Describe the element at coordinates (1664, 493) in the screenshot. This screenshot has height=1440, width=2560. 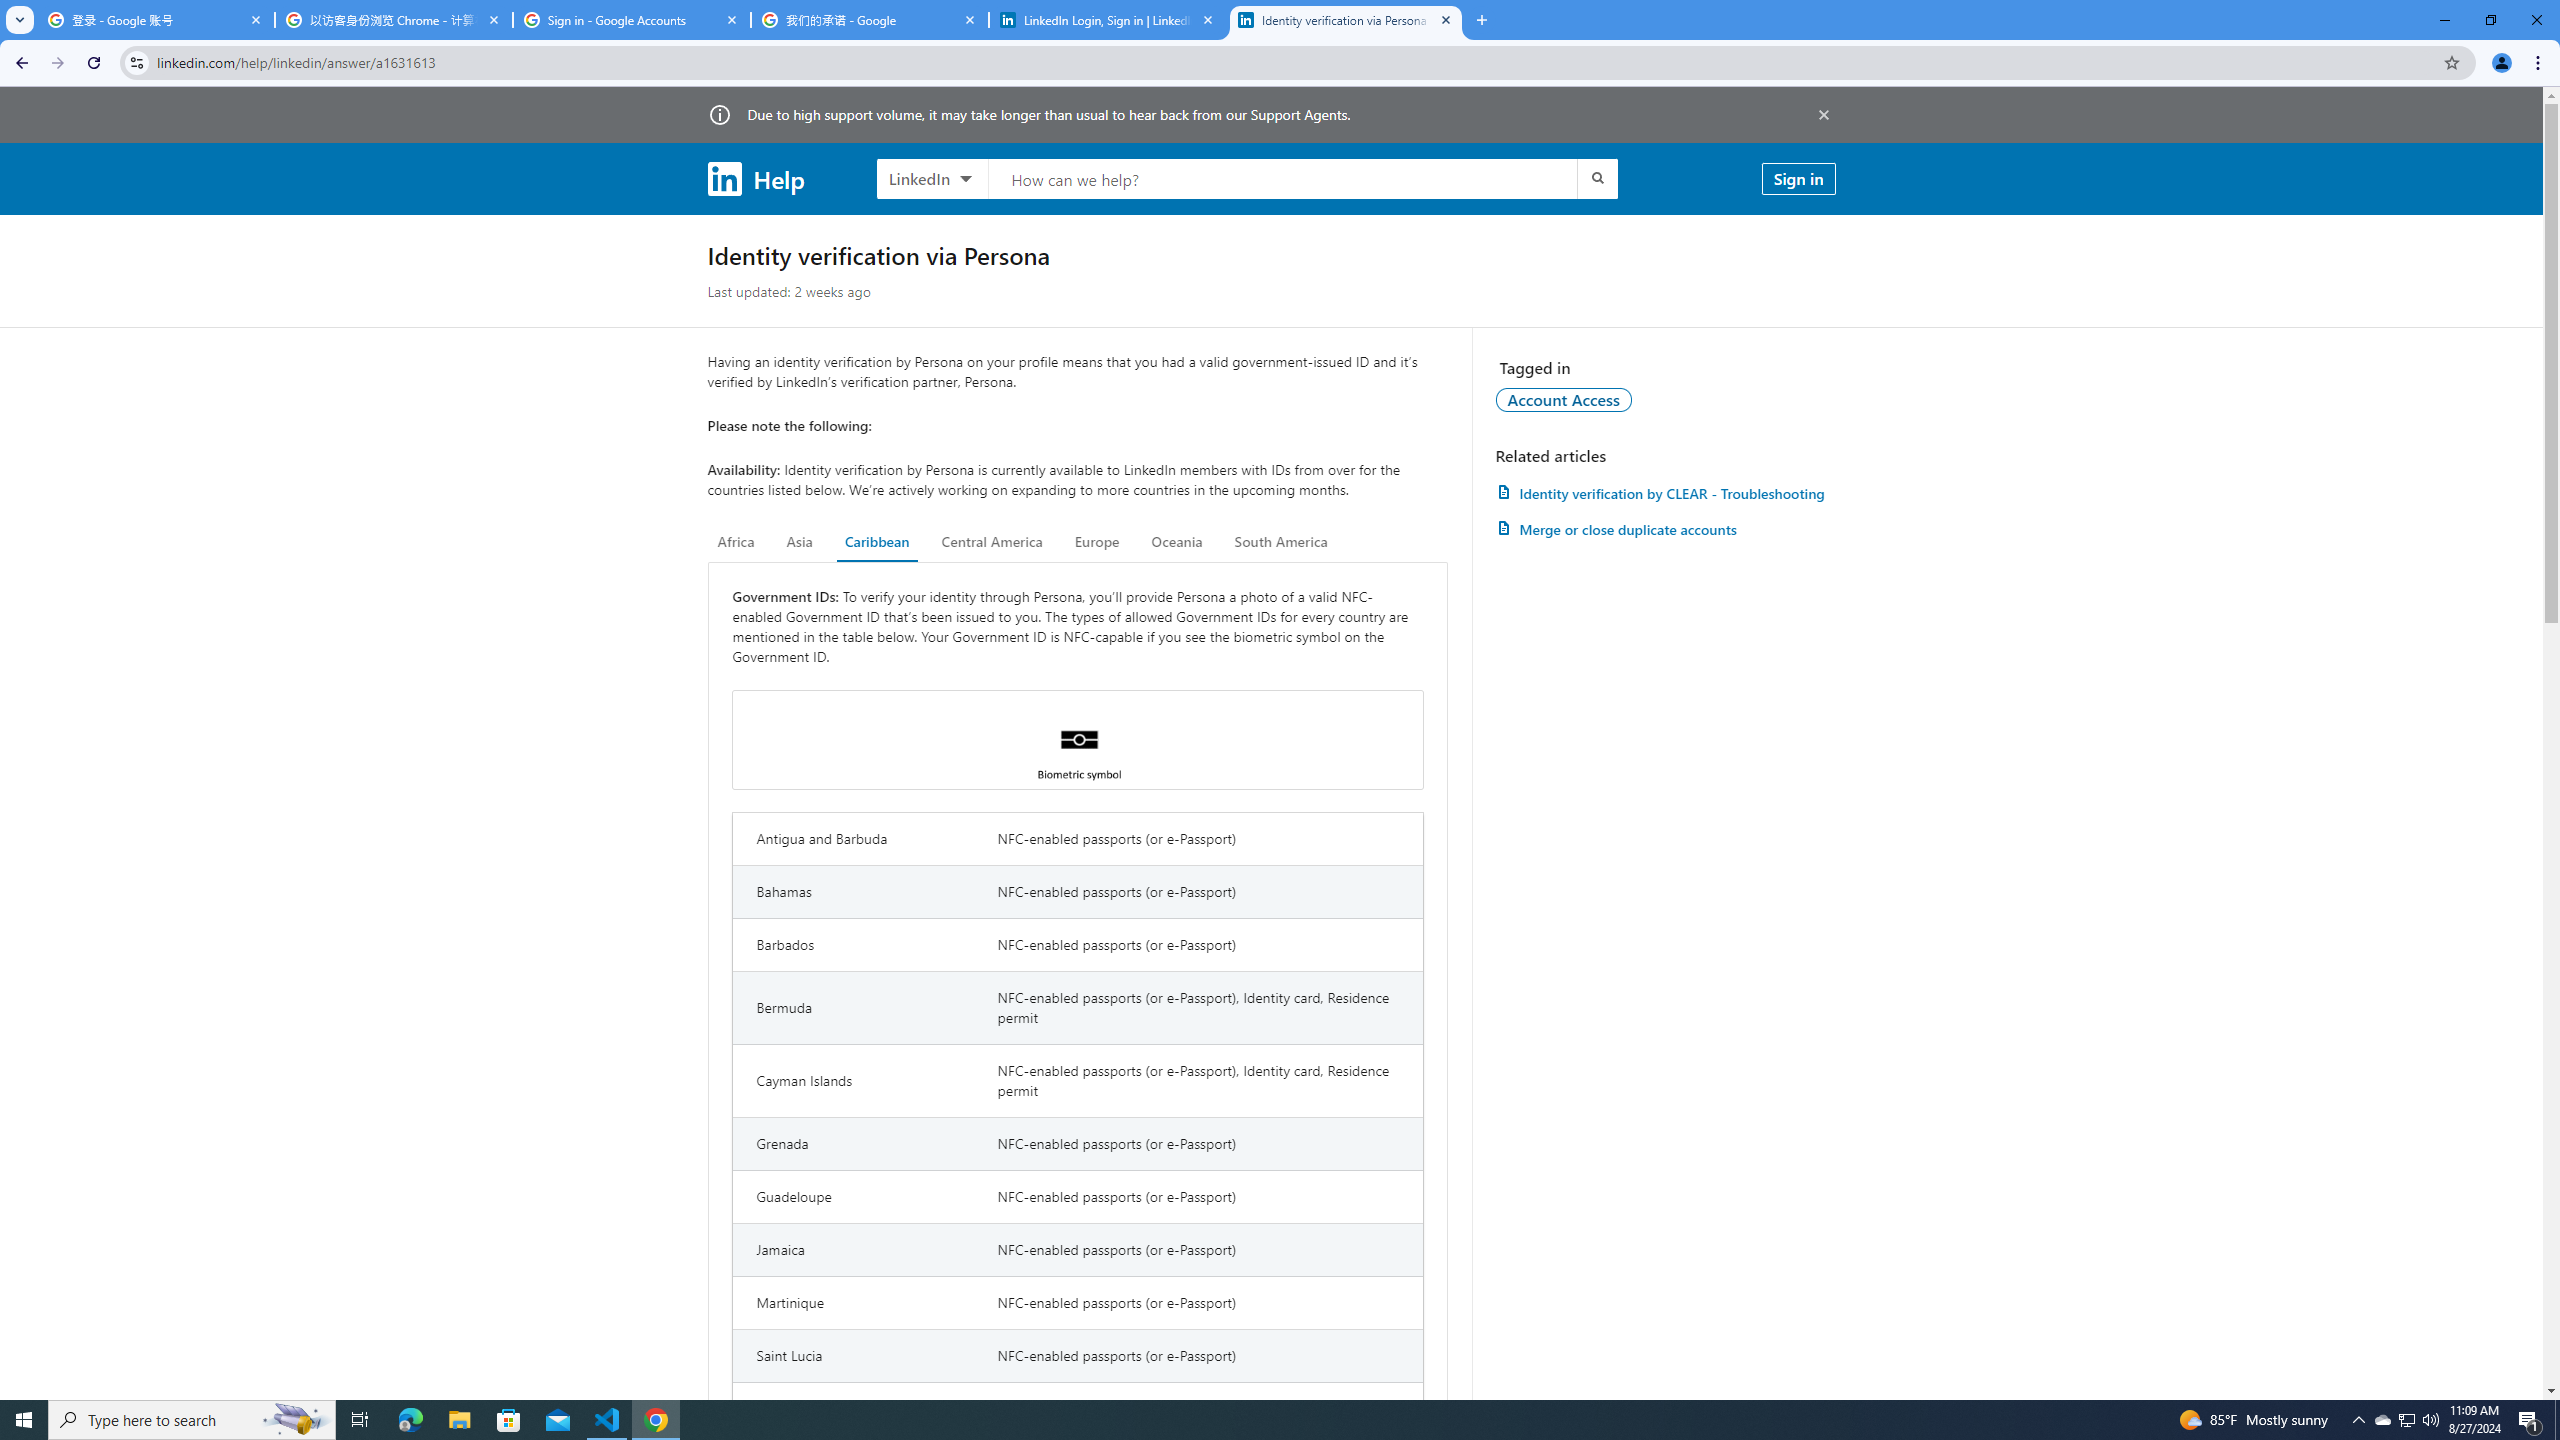
I see `'AutomationID: article-link-a1457505'` at that location.